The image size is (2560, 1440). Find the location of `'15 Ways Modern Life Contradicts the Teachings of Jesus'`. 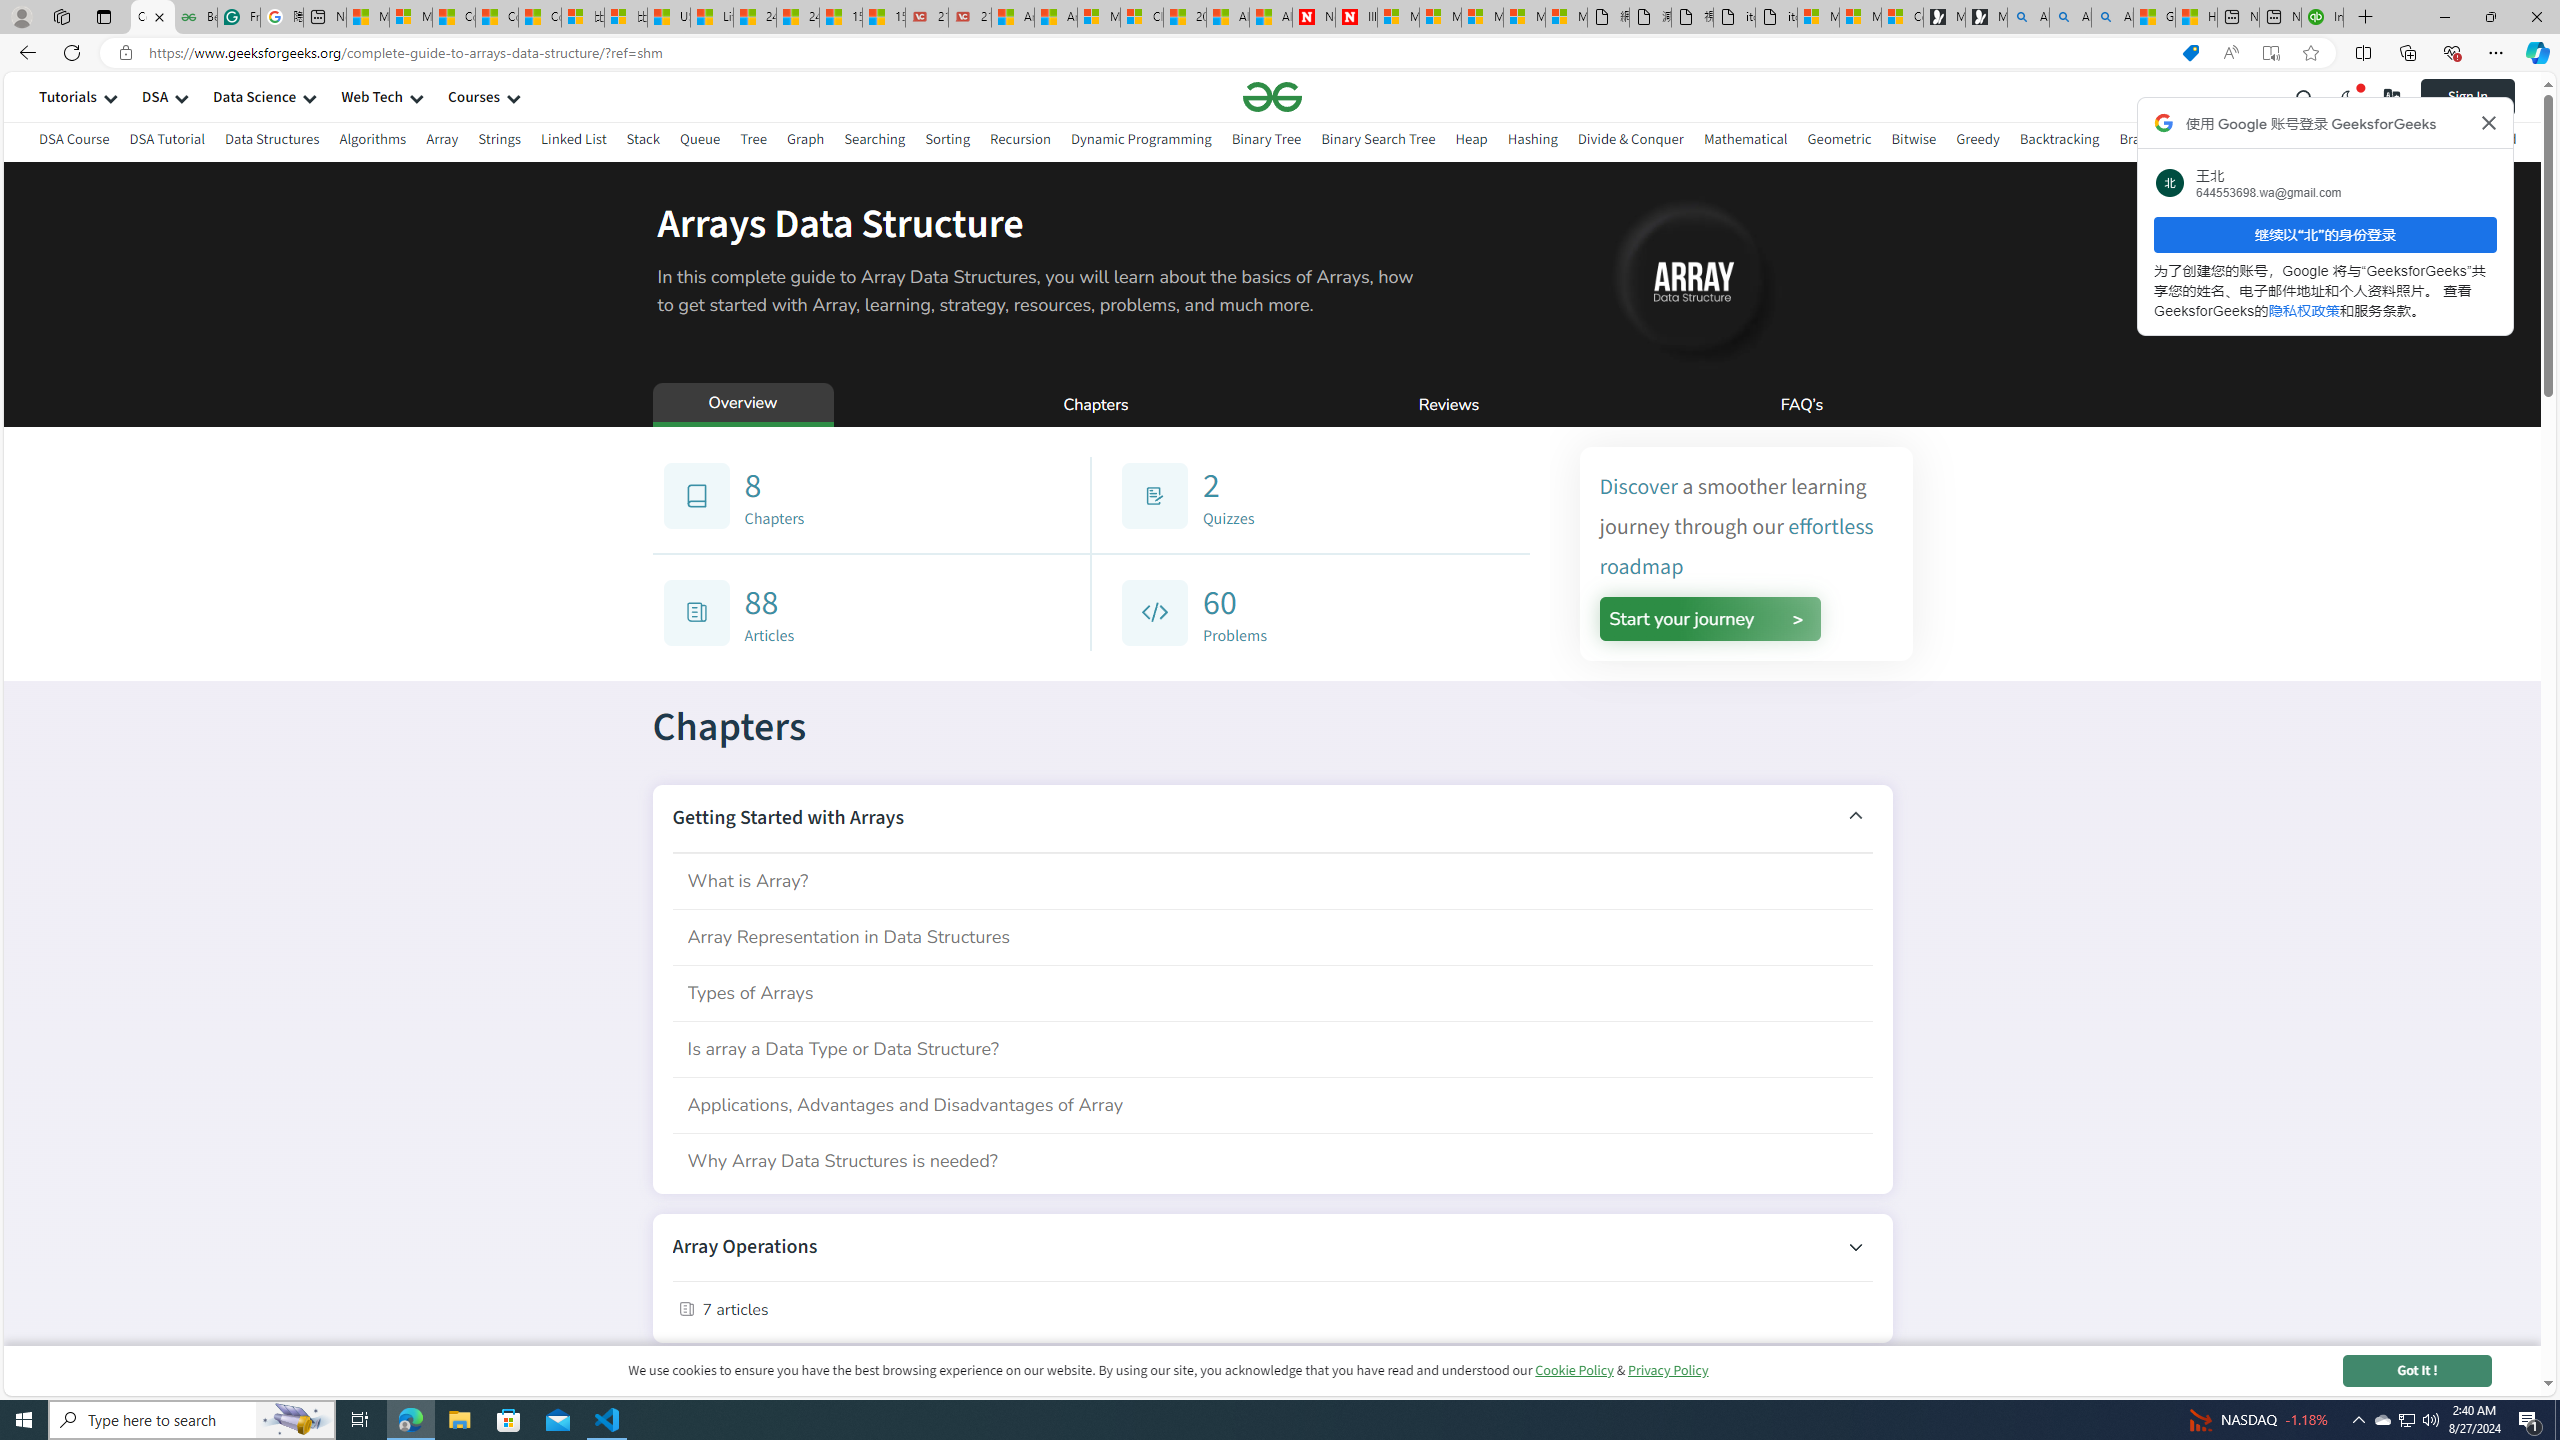

'15 Ways Modern Life Contradicts the Teachings of Jesus' is located at coordinates (884, 16).